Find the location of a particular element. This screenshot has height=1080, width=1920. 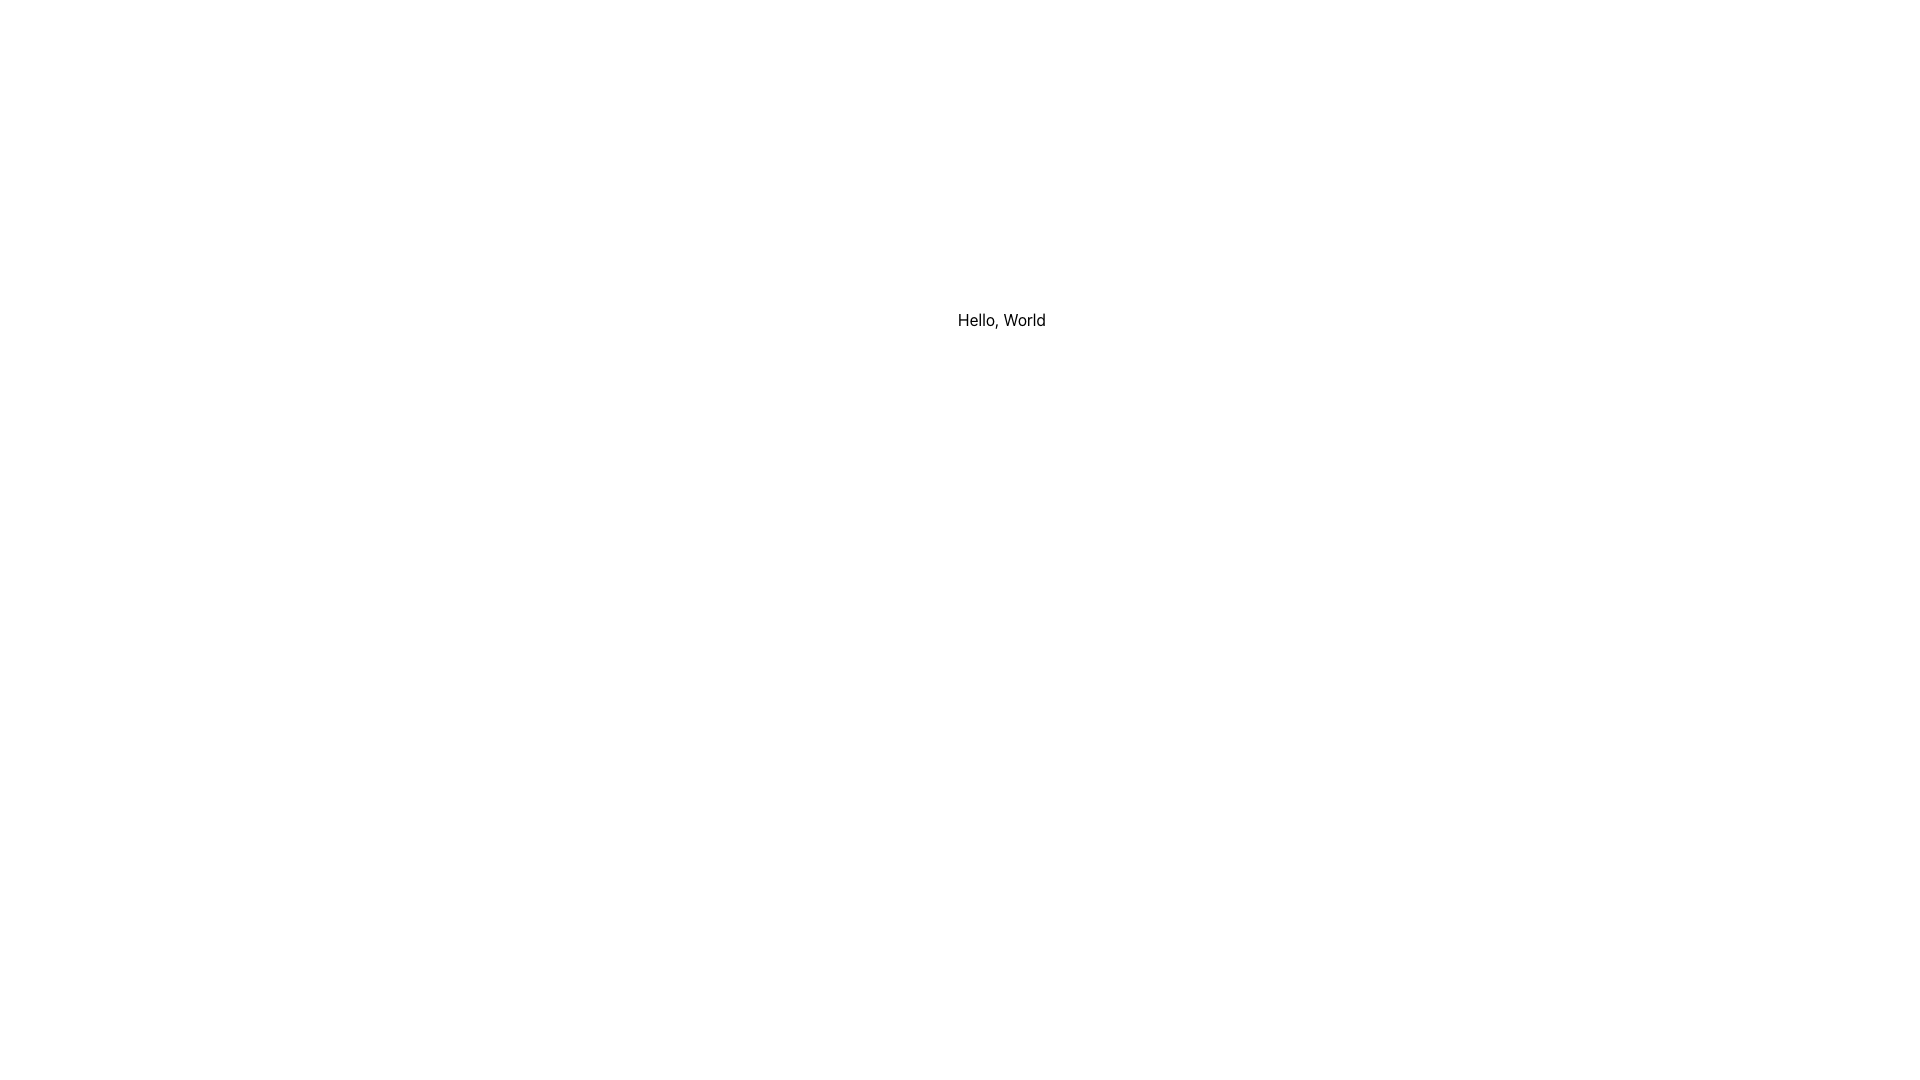

text displayed in the centrally aligned Text display that shows 'Hello, World' is located at coordinates (1002, 319).